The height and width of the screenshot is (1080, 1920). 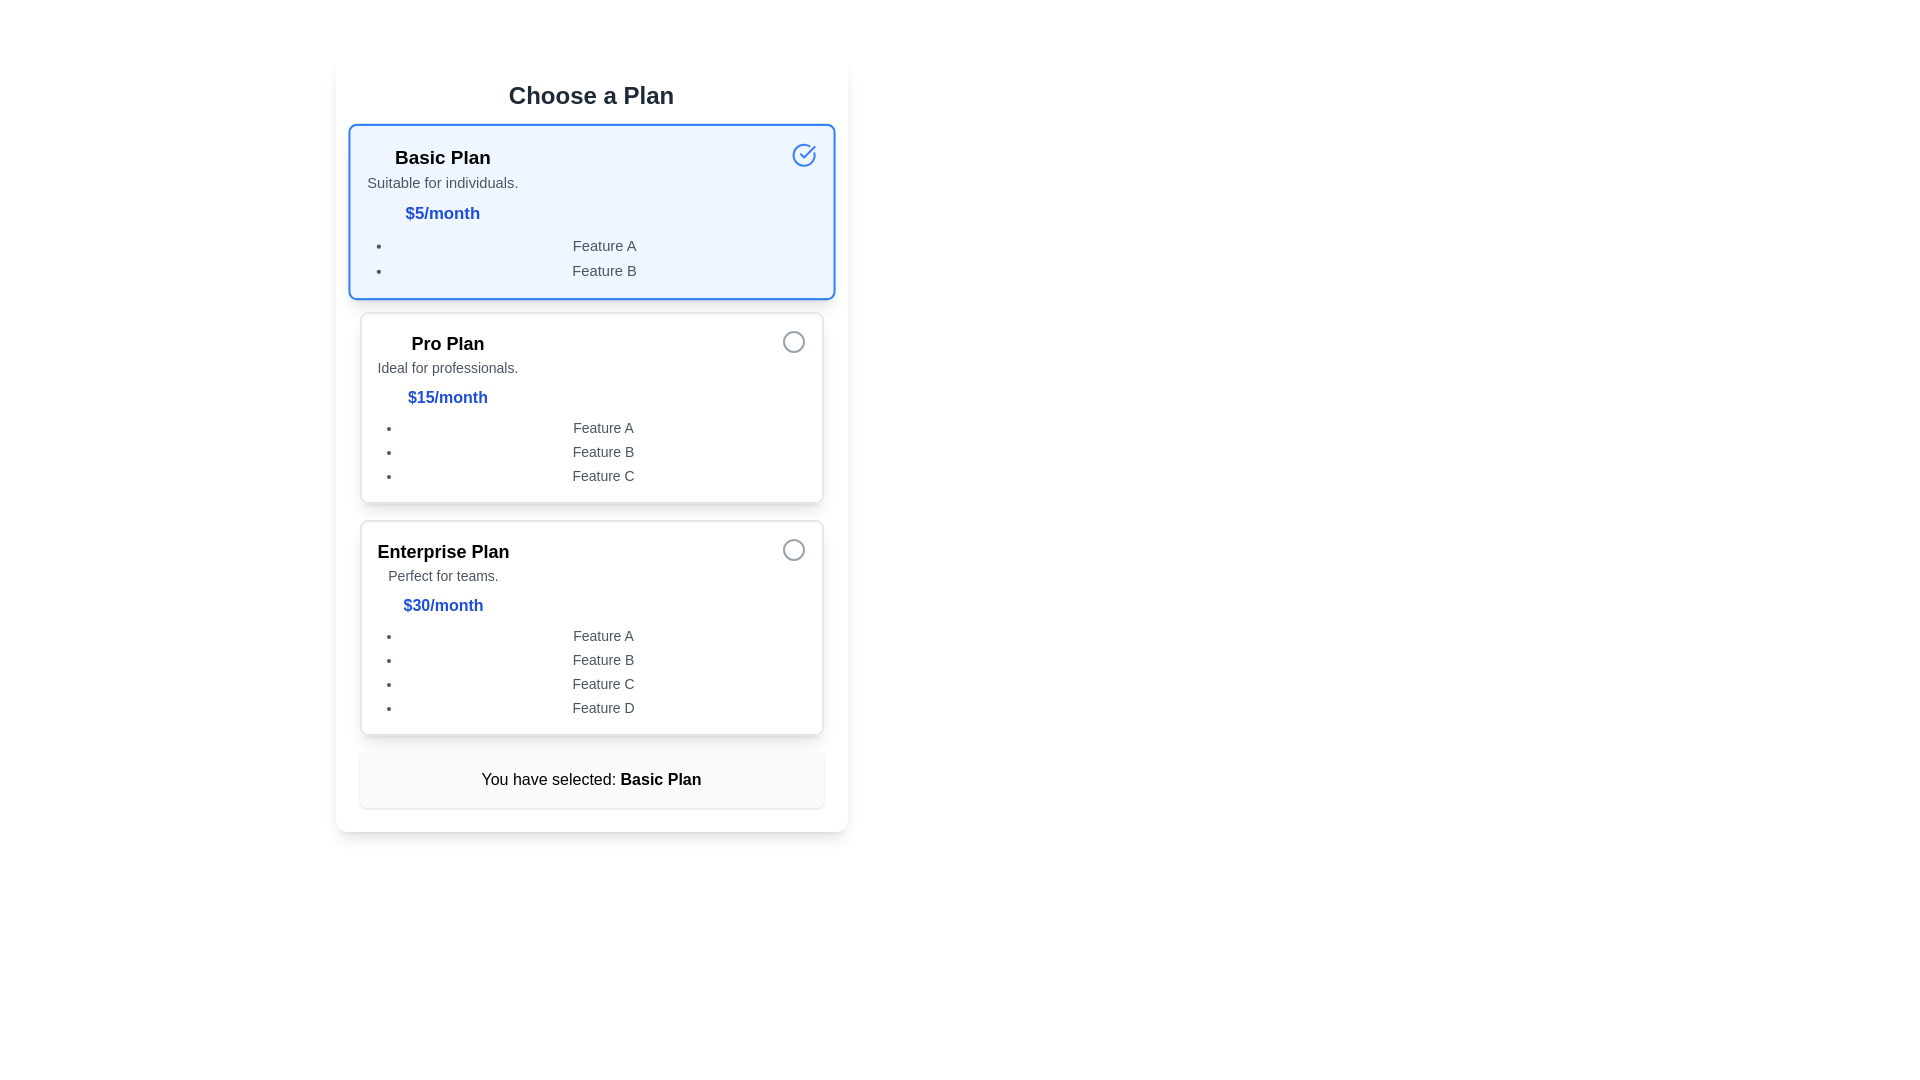 I want to click on the informational text label highlighting 'Feature A' in the 'Basic Plan' section, which is the first item in a bulleted list, so click(x=603, y=244).